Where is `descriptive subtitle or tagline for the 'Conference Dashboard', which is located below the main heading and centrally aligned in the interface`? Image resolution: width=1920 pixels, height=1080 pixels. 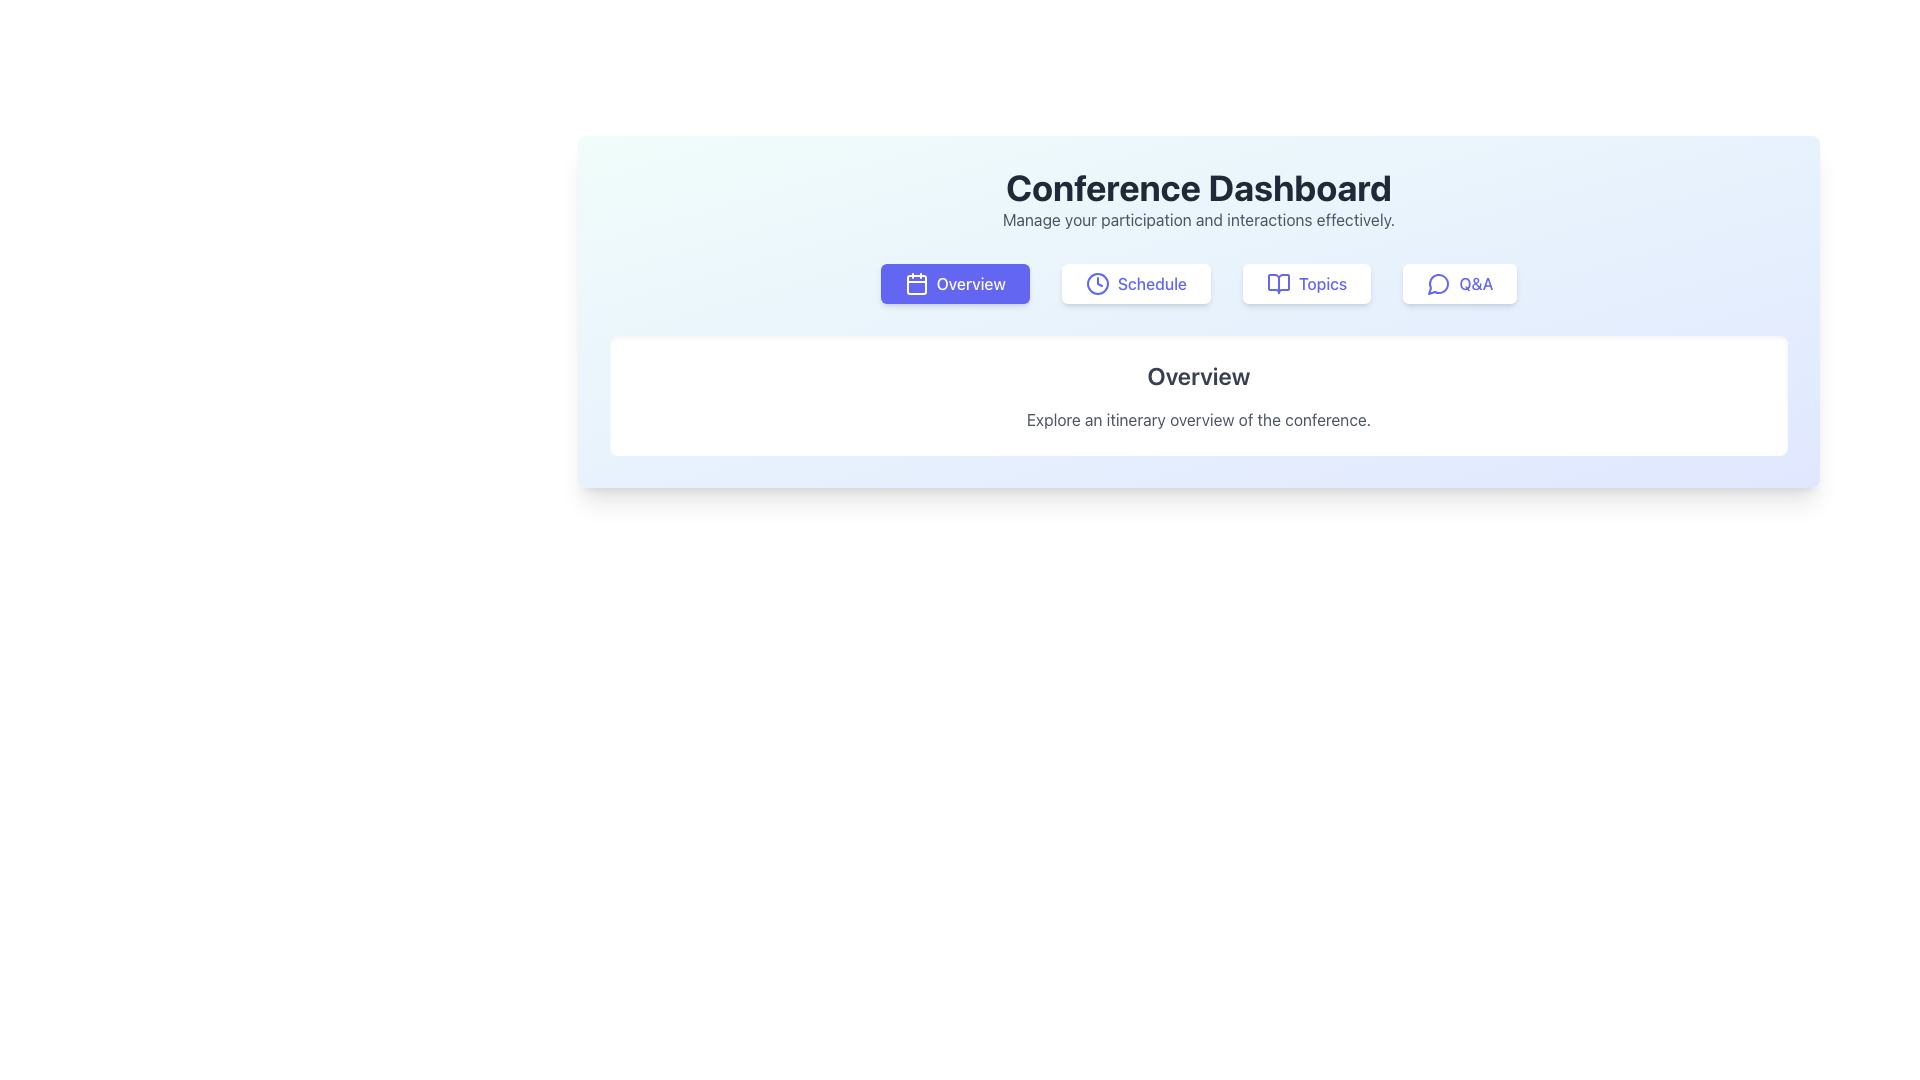 descriptive subtitle or tagline for the 'Conference Dashboard', which is located below the main heading and centrally aligned in the interface is located at coordinates (1199, 219).